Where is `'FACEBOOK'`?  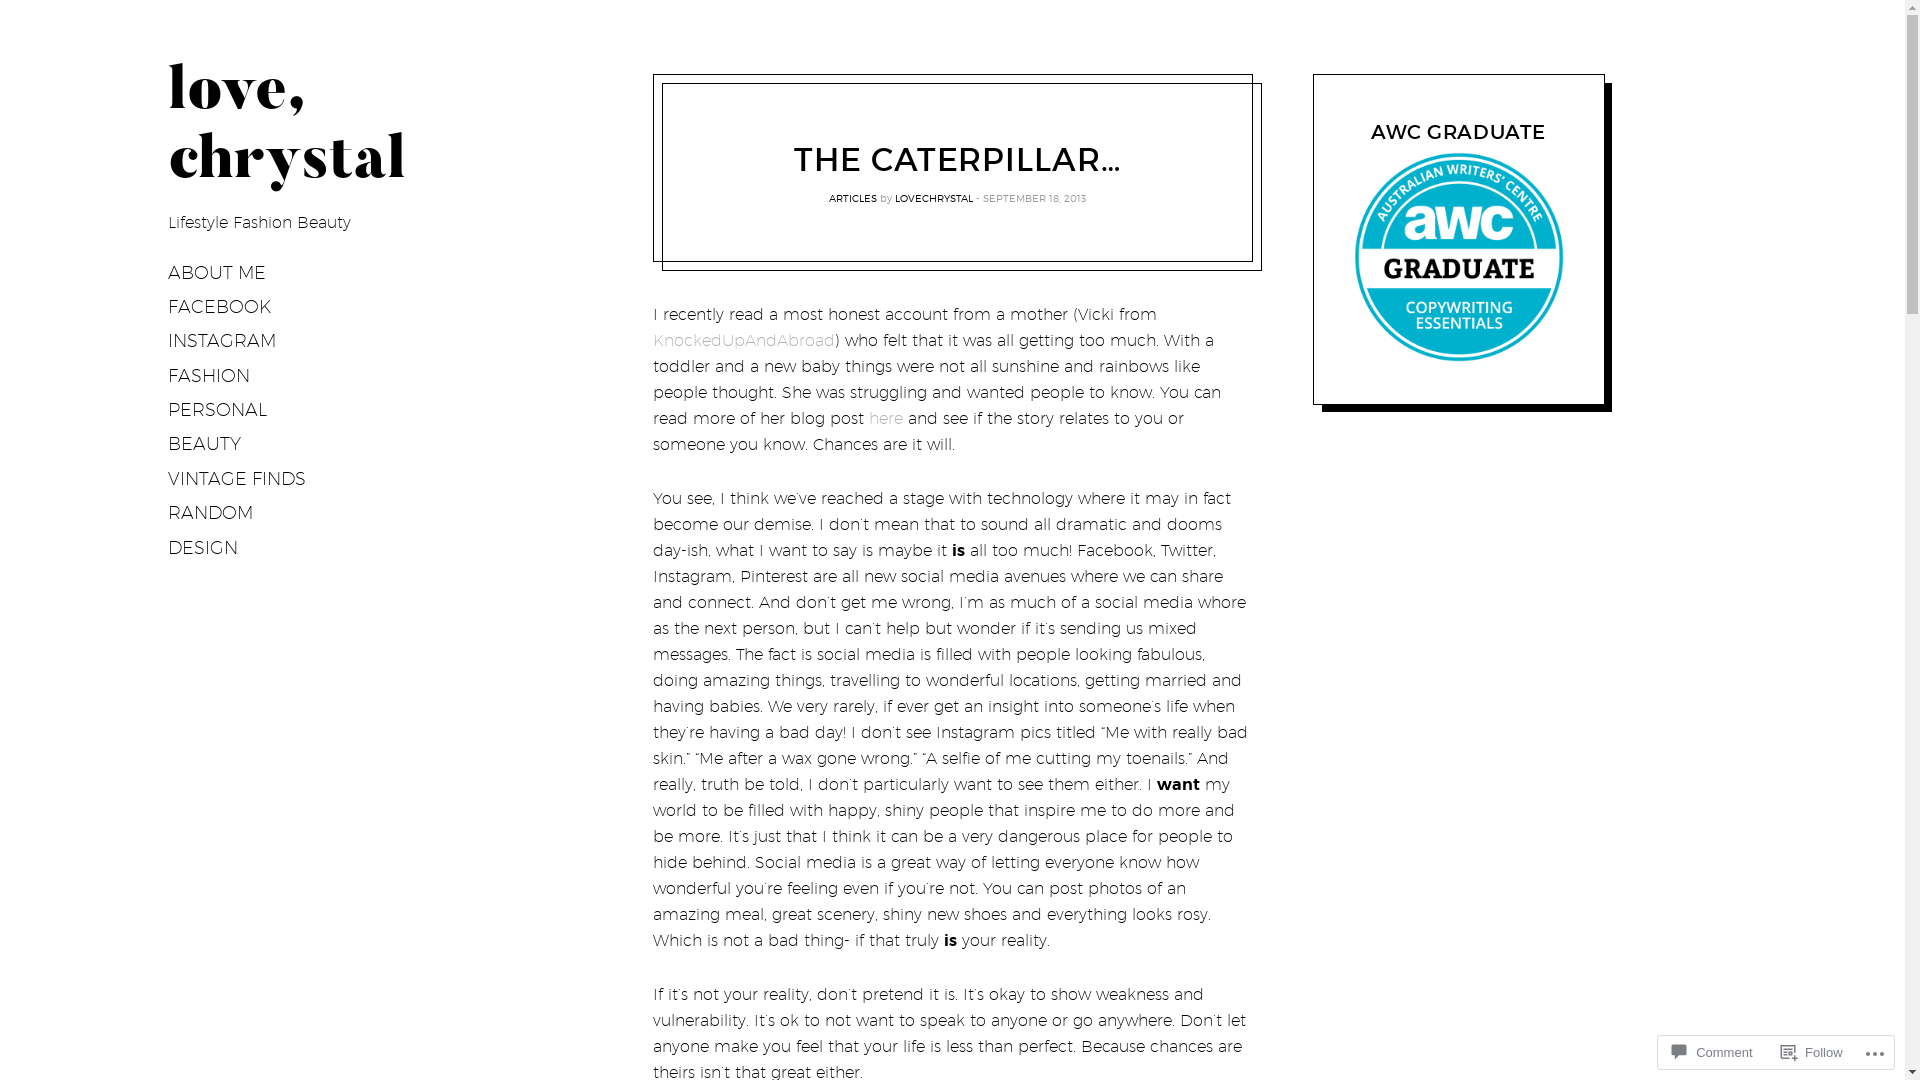
'FACEBOOK' is located at coordinates (219, 307).